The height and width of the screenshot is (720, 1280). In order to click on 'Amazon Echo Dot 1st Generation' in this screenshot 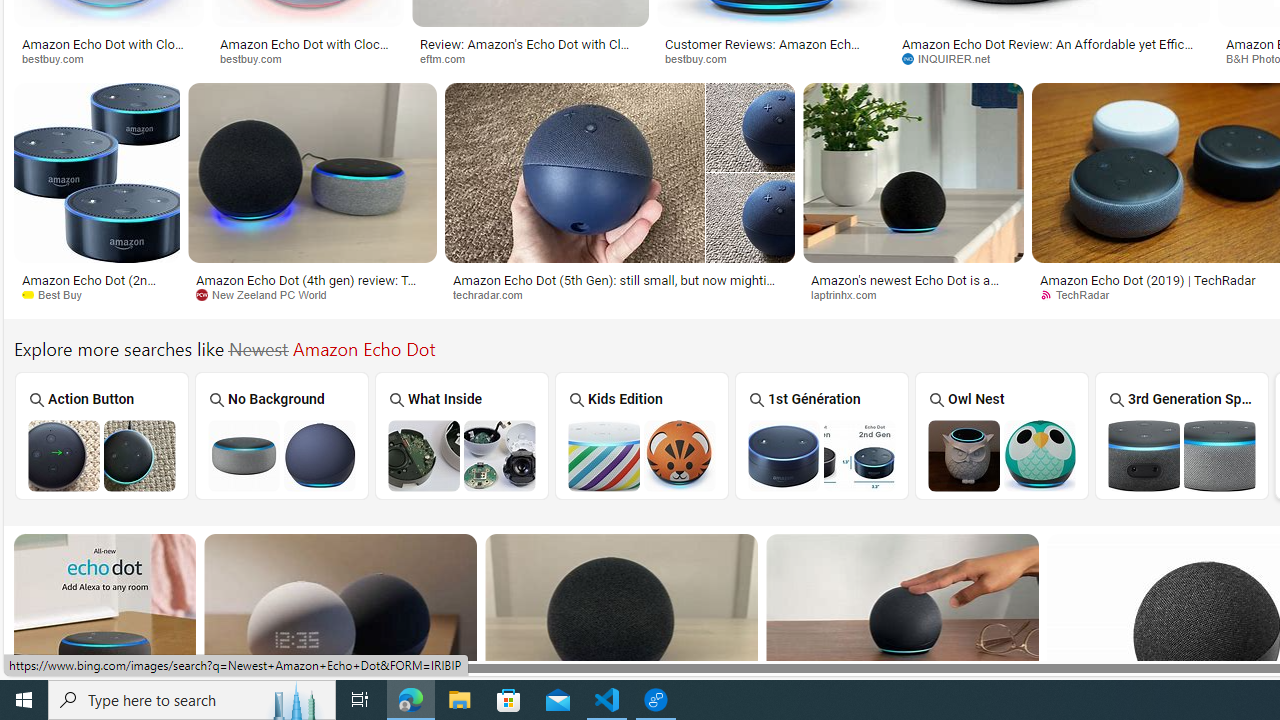, I will do `click(821, 455)`.